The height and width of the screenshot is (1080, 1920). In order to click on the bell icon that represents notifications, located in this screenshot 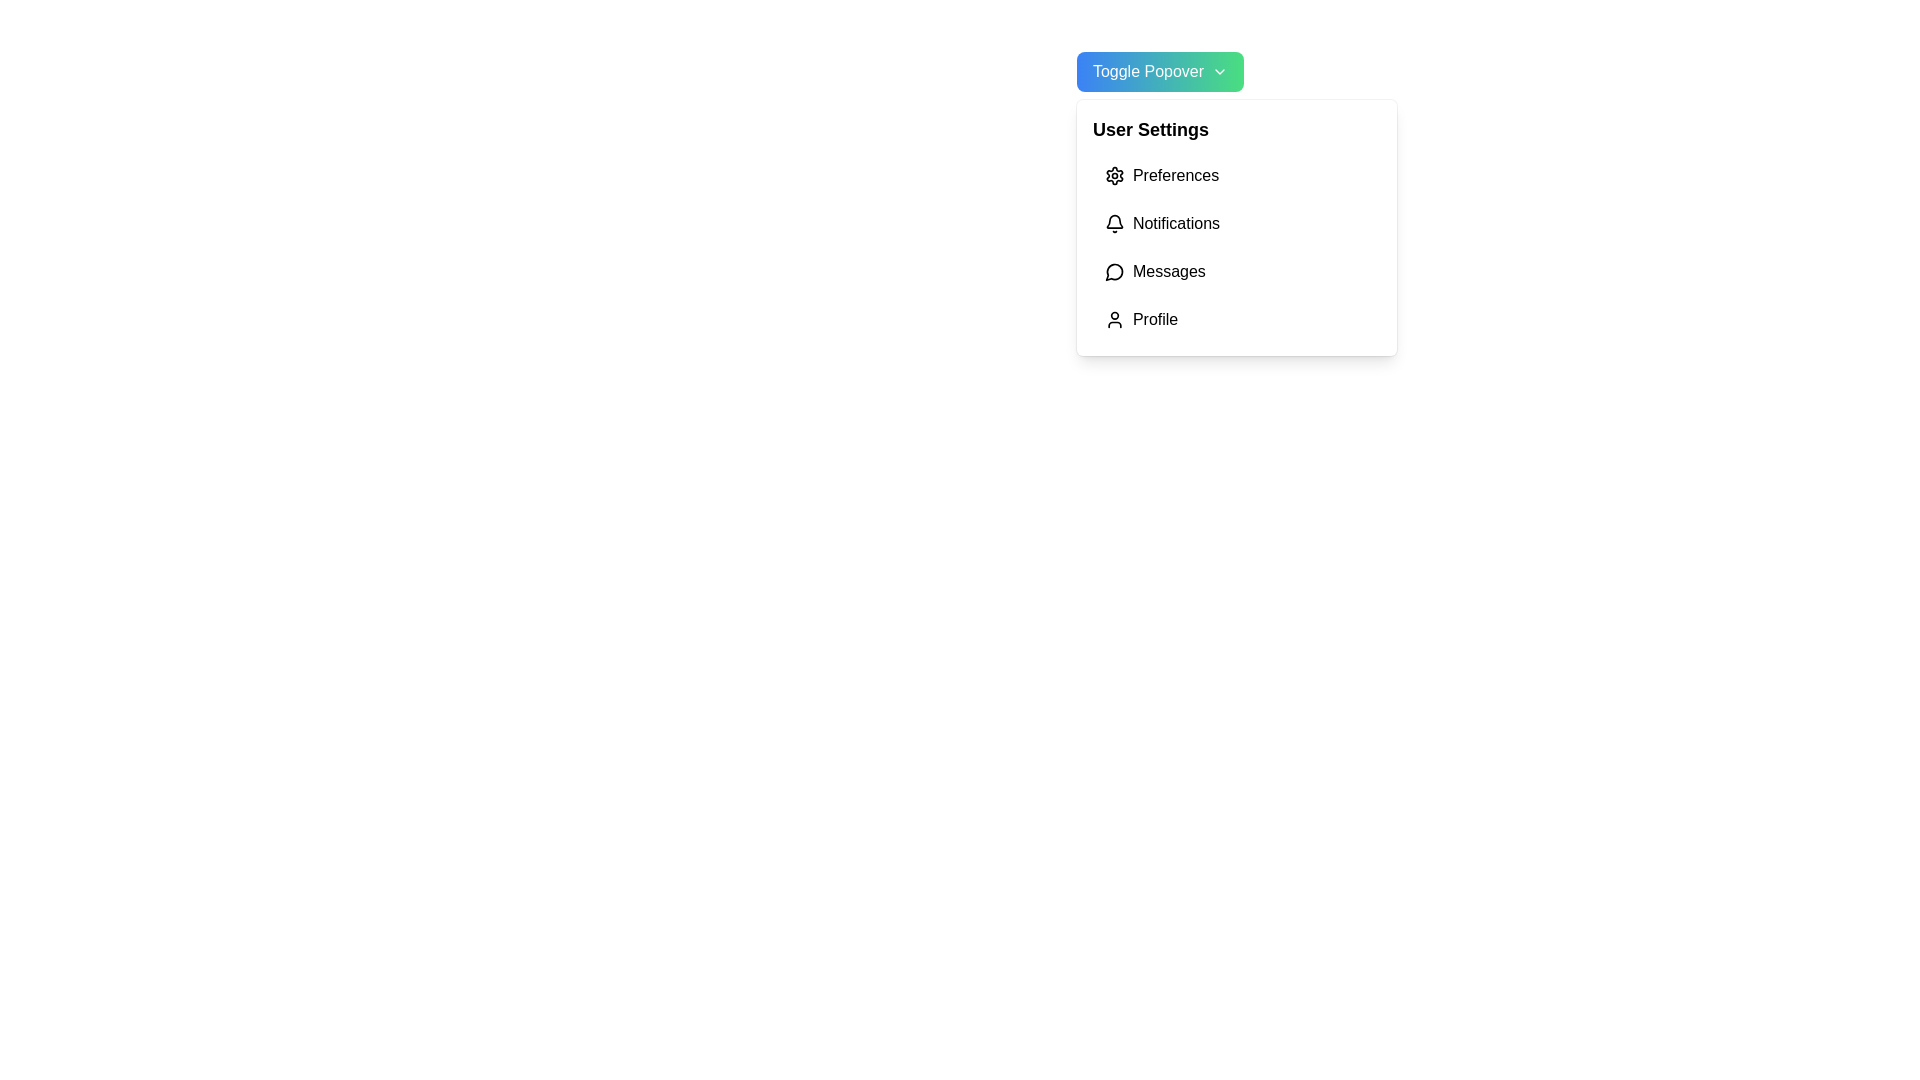, I will do `click(1112, 223)`.